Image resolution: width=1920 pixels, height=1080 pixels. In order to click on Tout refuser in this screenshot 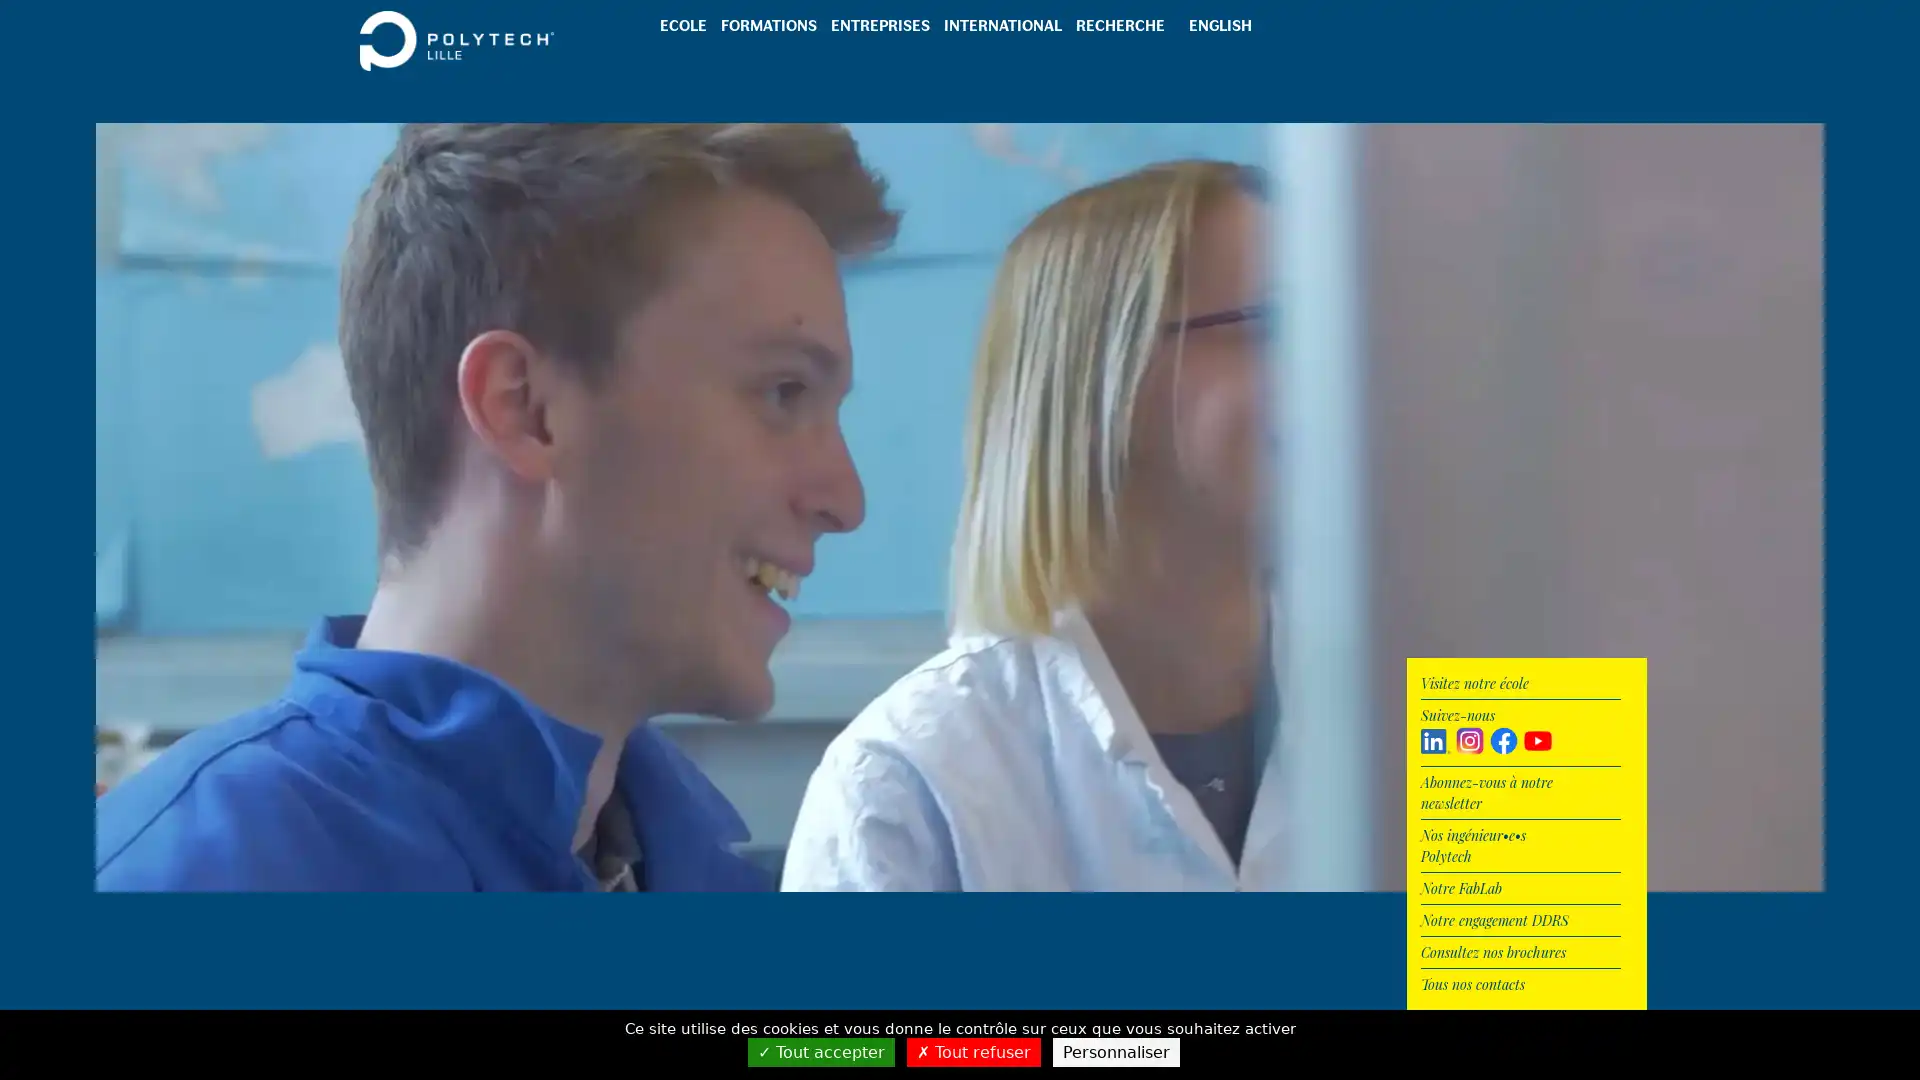, I will do `click(973, 1051)`.